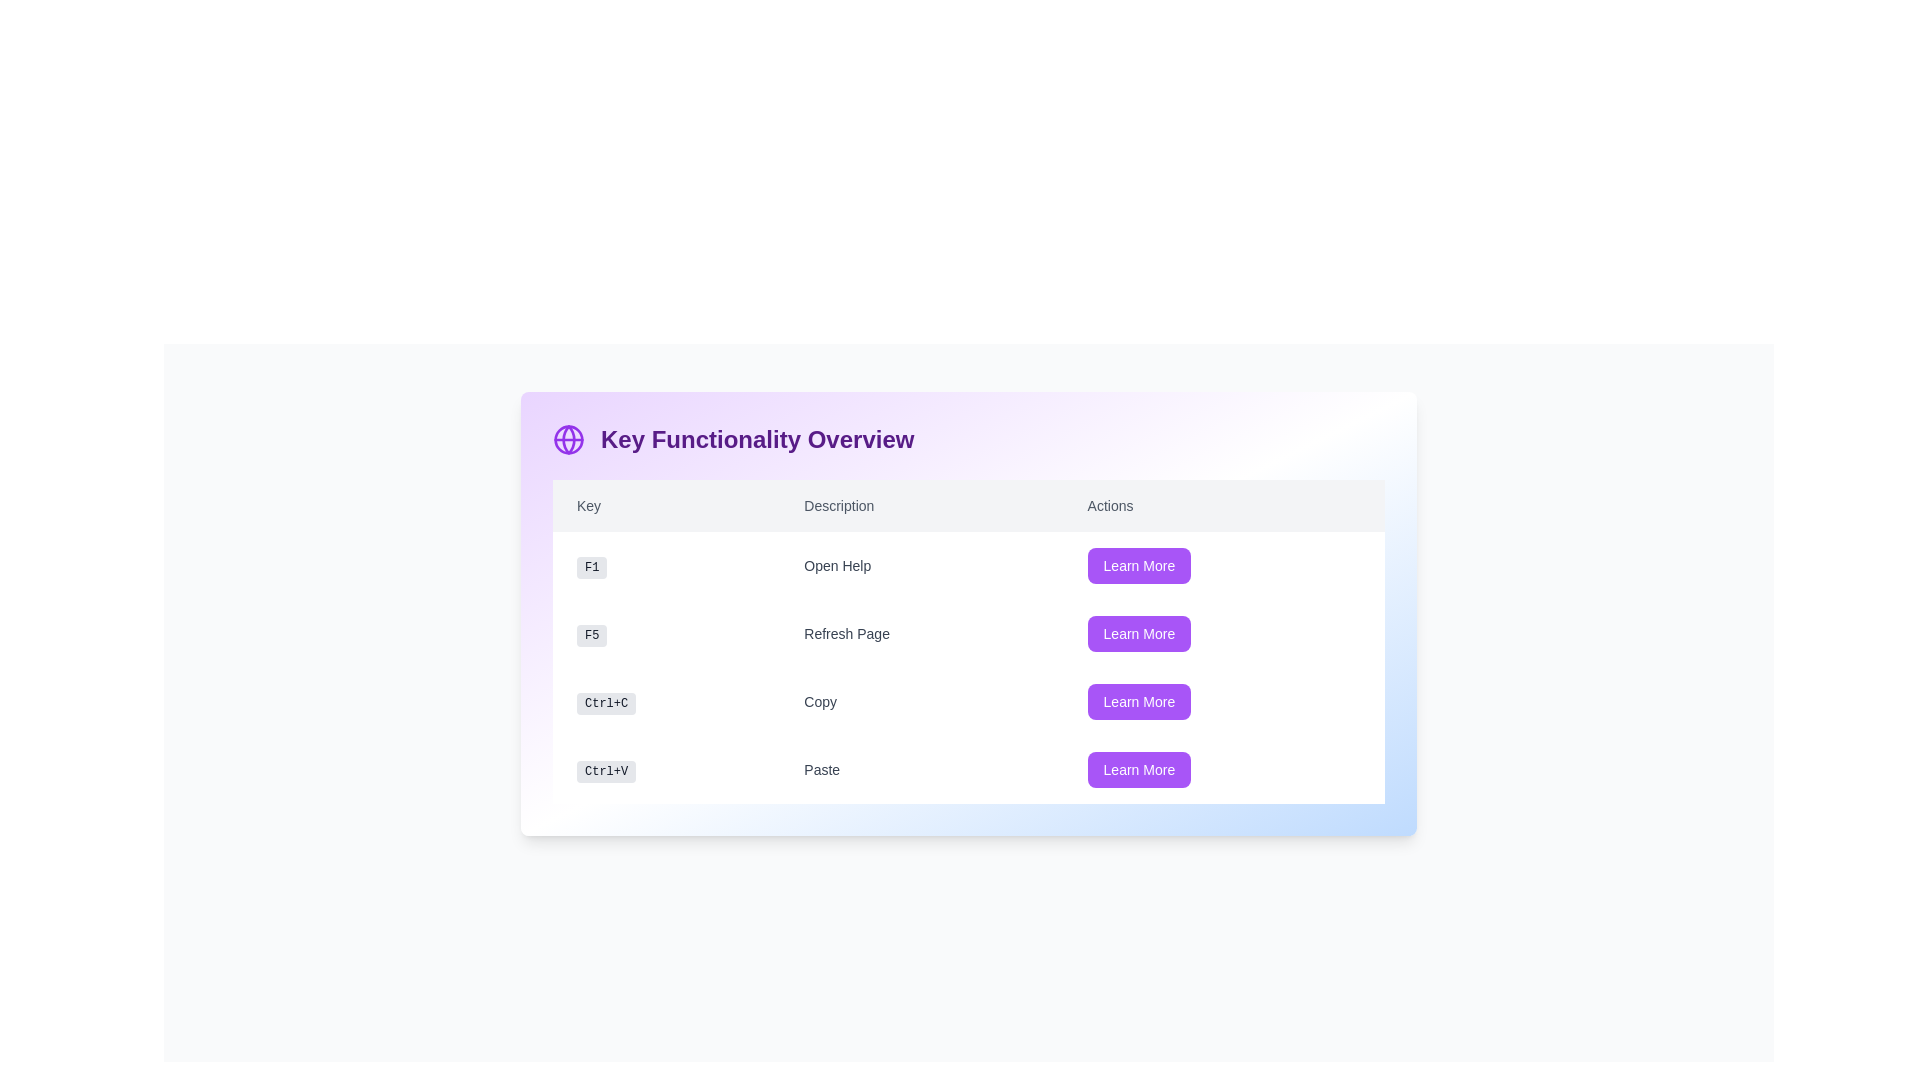 The image size is (1920, 1080). I want to click on the textual header displaying 'Key Functionality Overview', which is styled in bold, large purple font and positioned at the top of the content section, so click(756, 438).